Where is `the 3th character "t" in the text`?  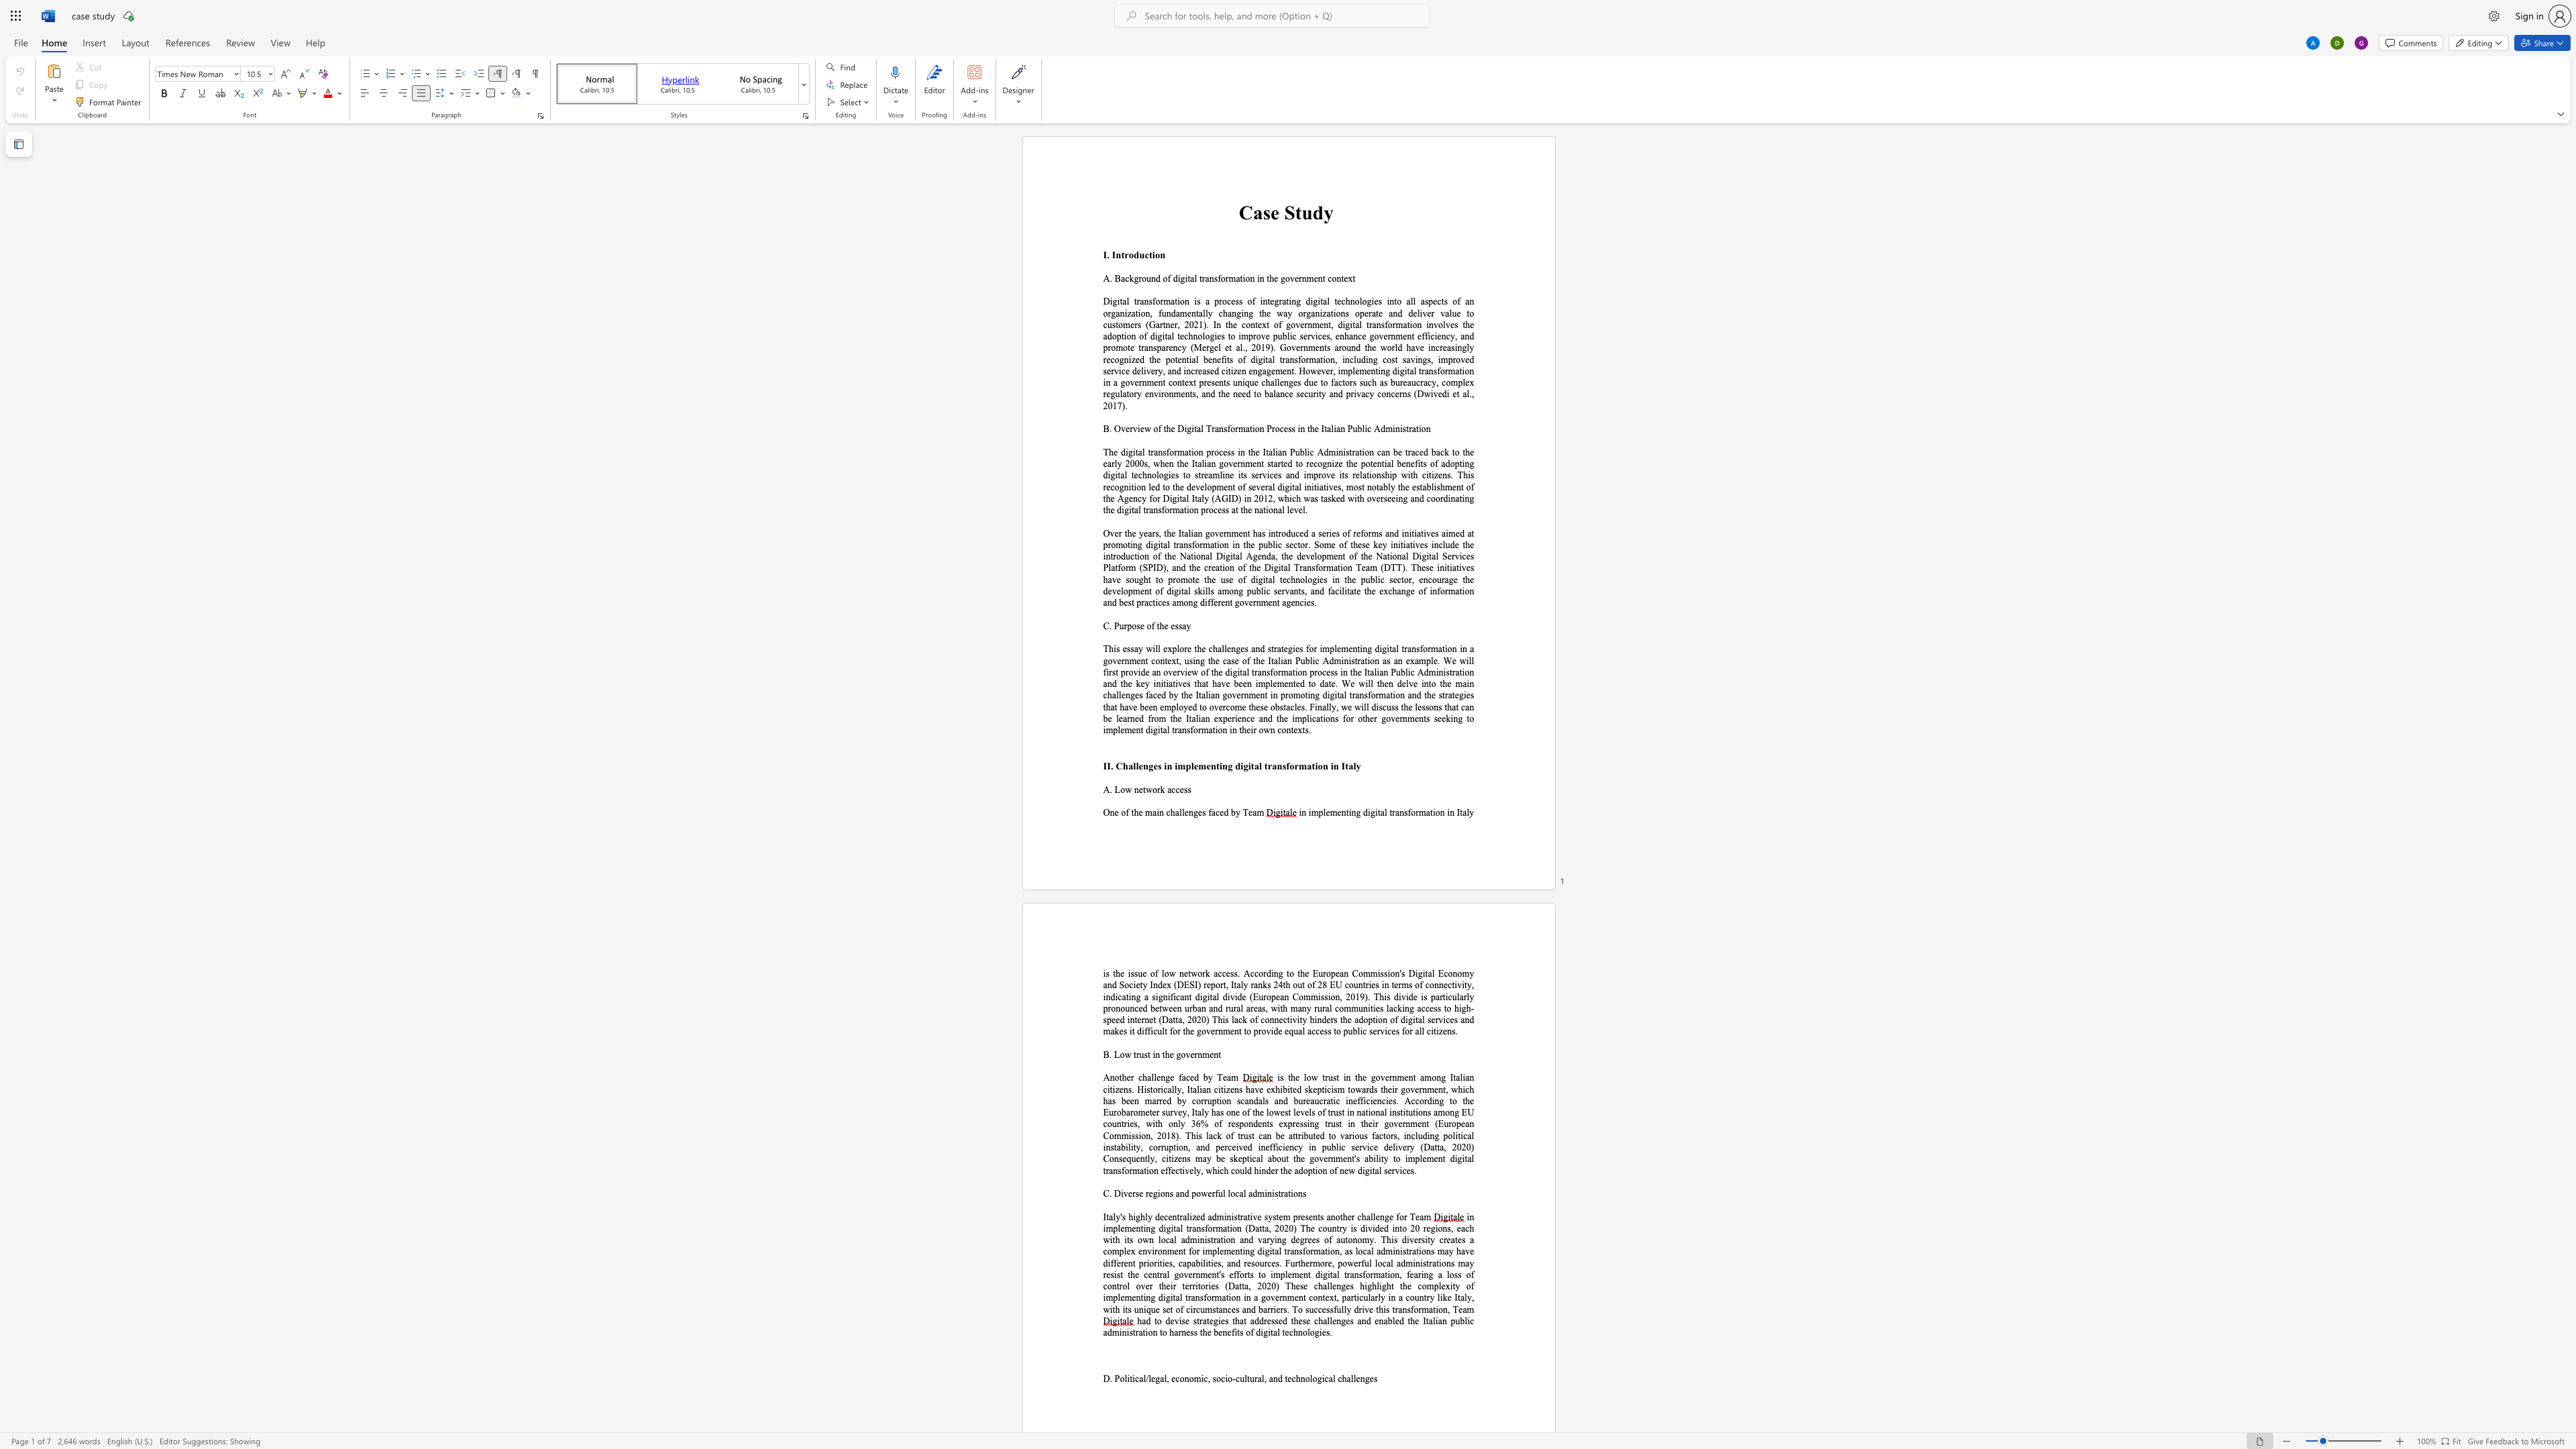 the 3th character "t" in the text is located at coordinates (1285, 1378).